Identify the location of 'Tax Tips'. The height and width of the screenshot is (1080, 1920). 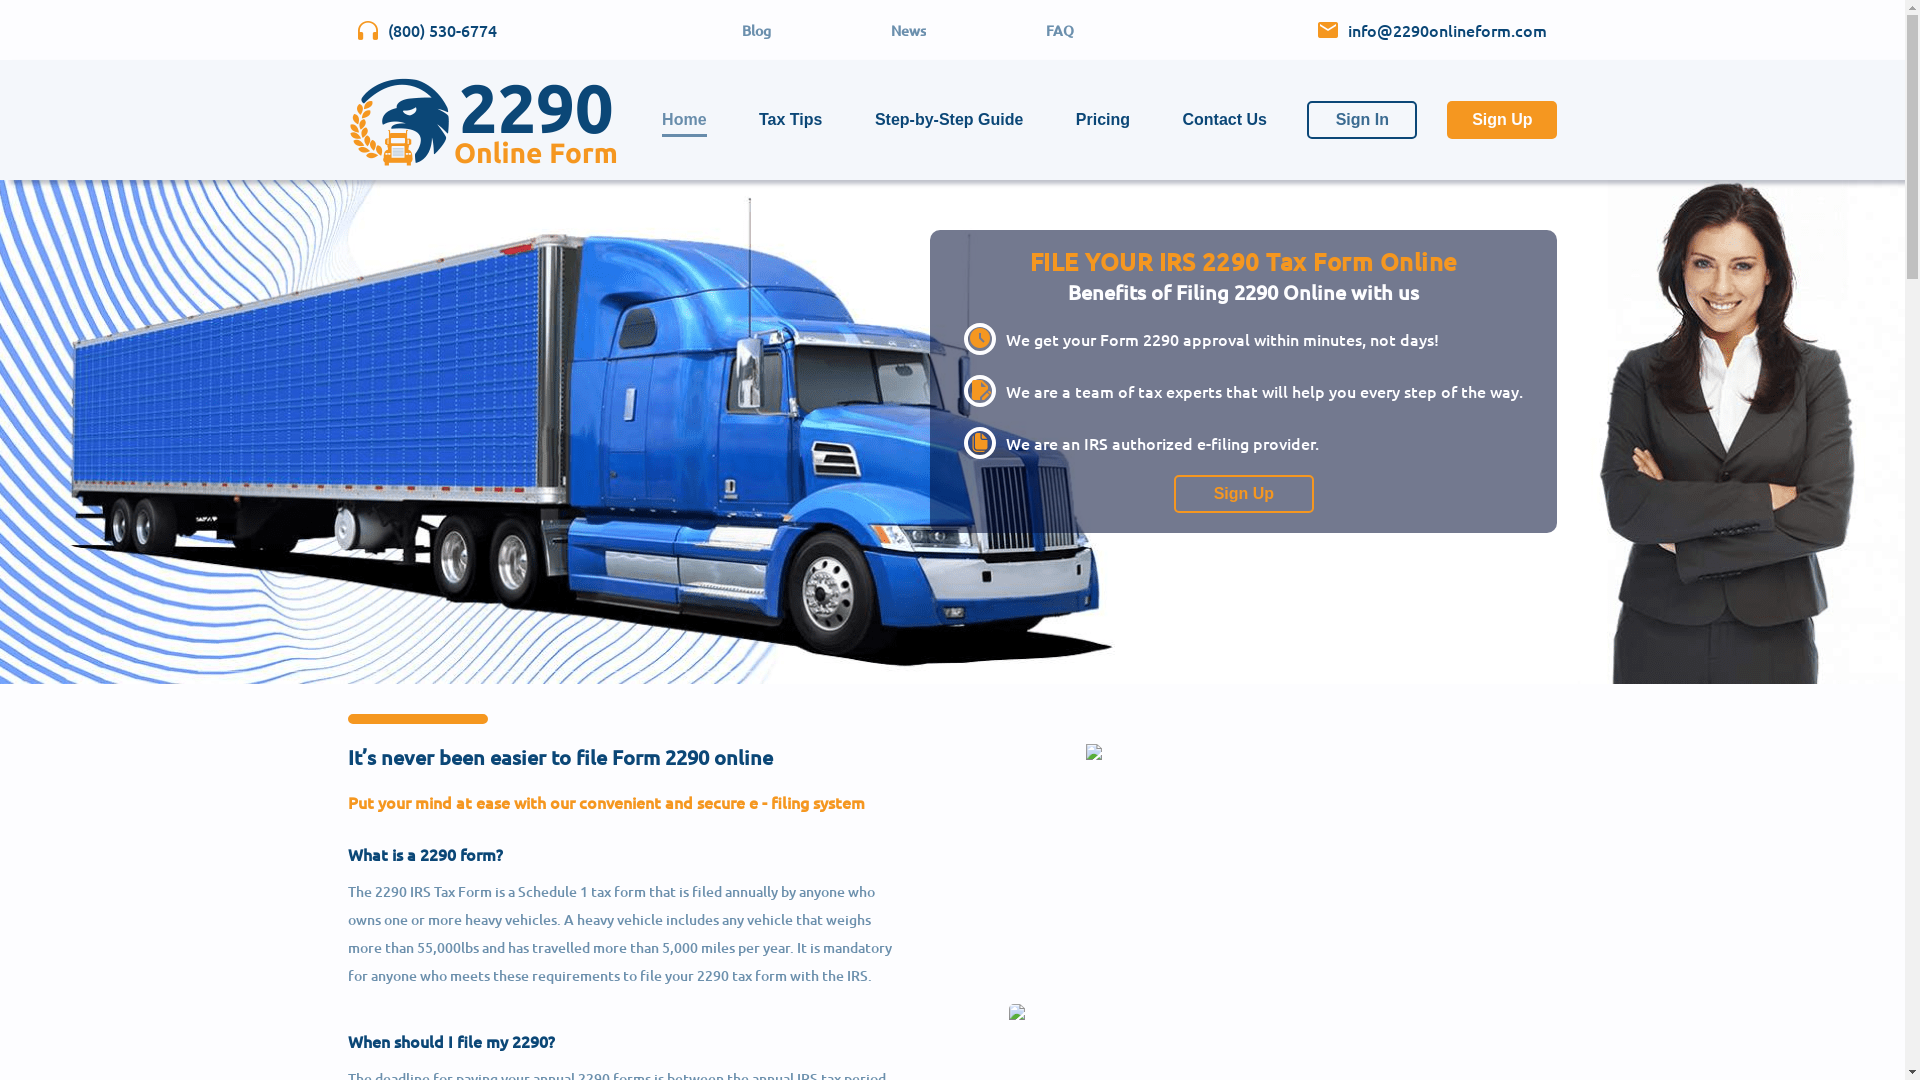
(757, 119).